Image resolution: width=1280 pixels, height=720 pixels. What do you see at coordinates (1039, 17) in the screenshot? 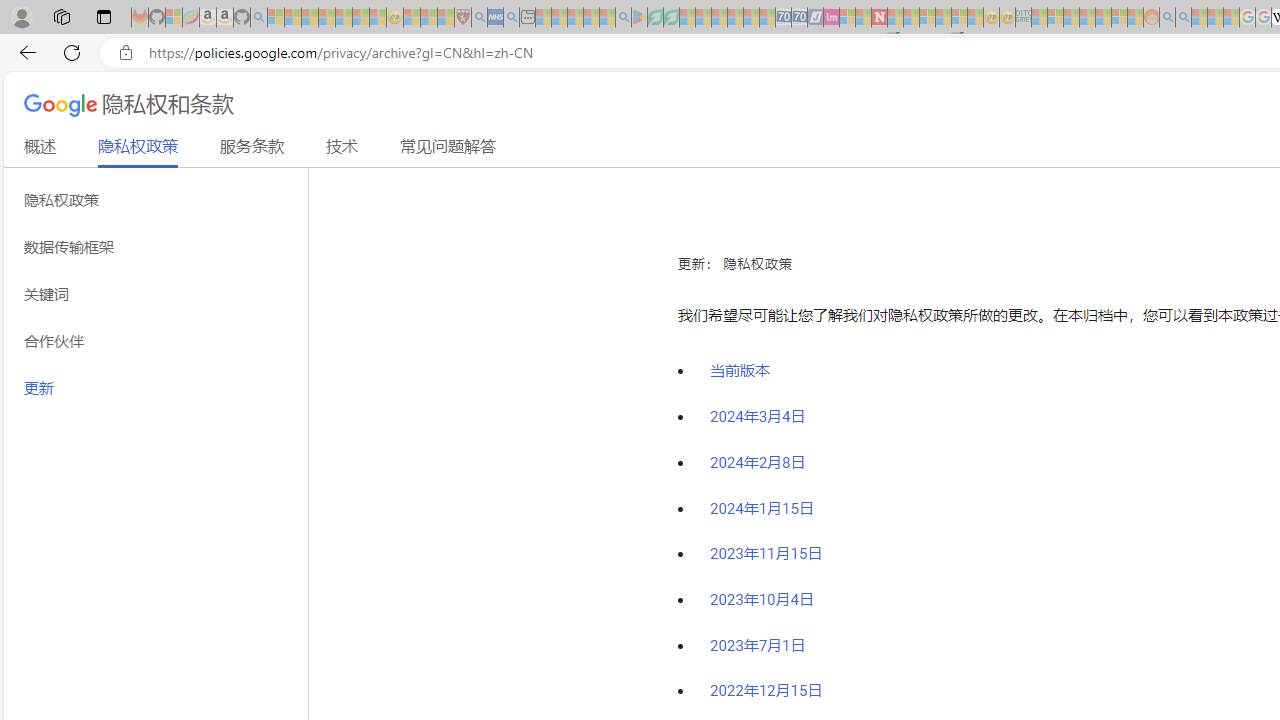
I see `'MSNBC - MSN - Sleeping'` at bounding box center [1039, 17].